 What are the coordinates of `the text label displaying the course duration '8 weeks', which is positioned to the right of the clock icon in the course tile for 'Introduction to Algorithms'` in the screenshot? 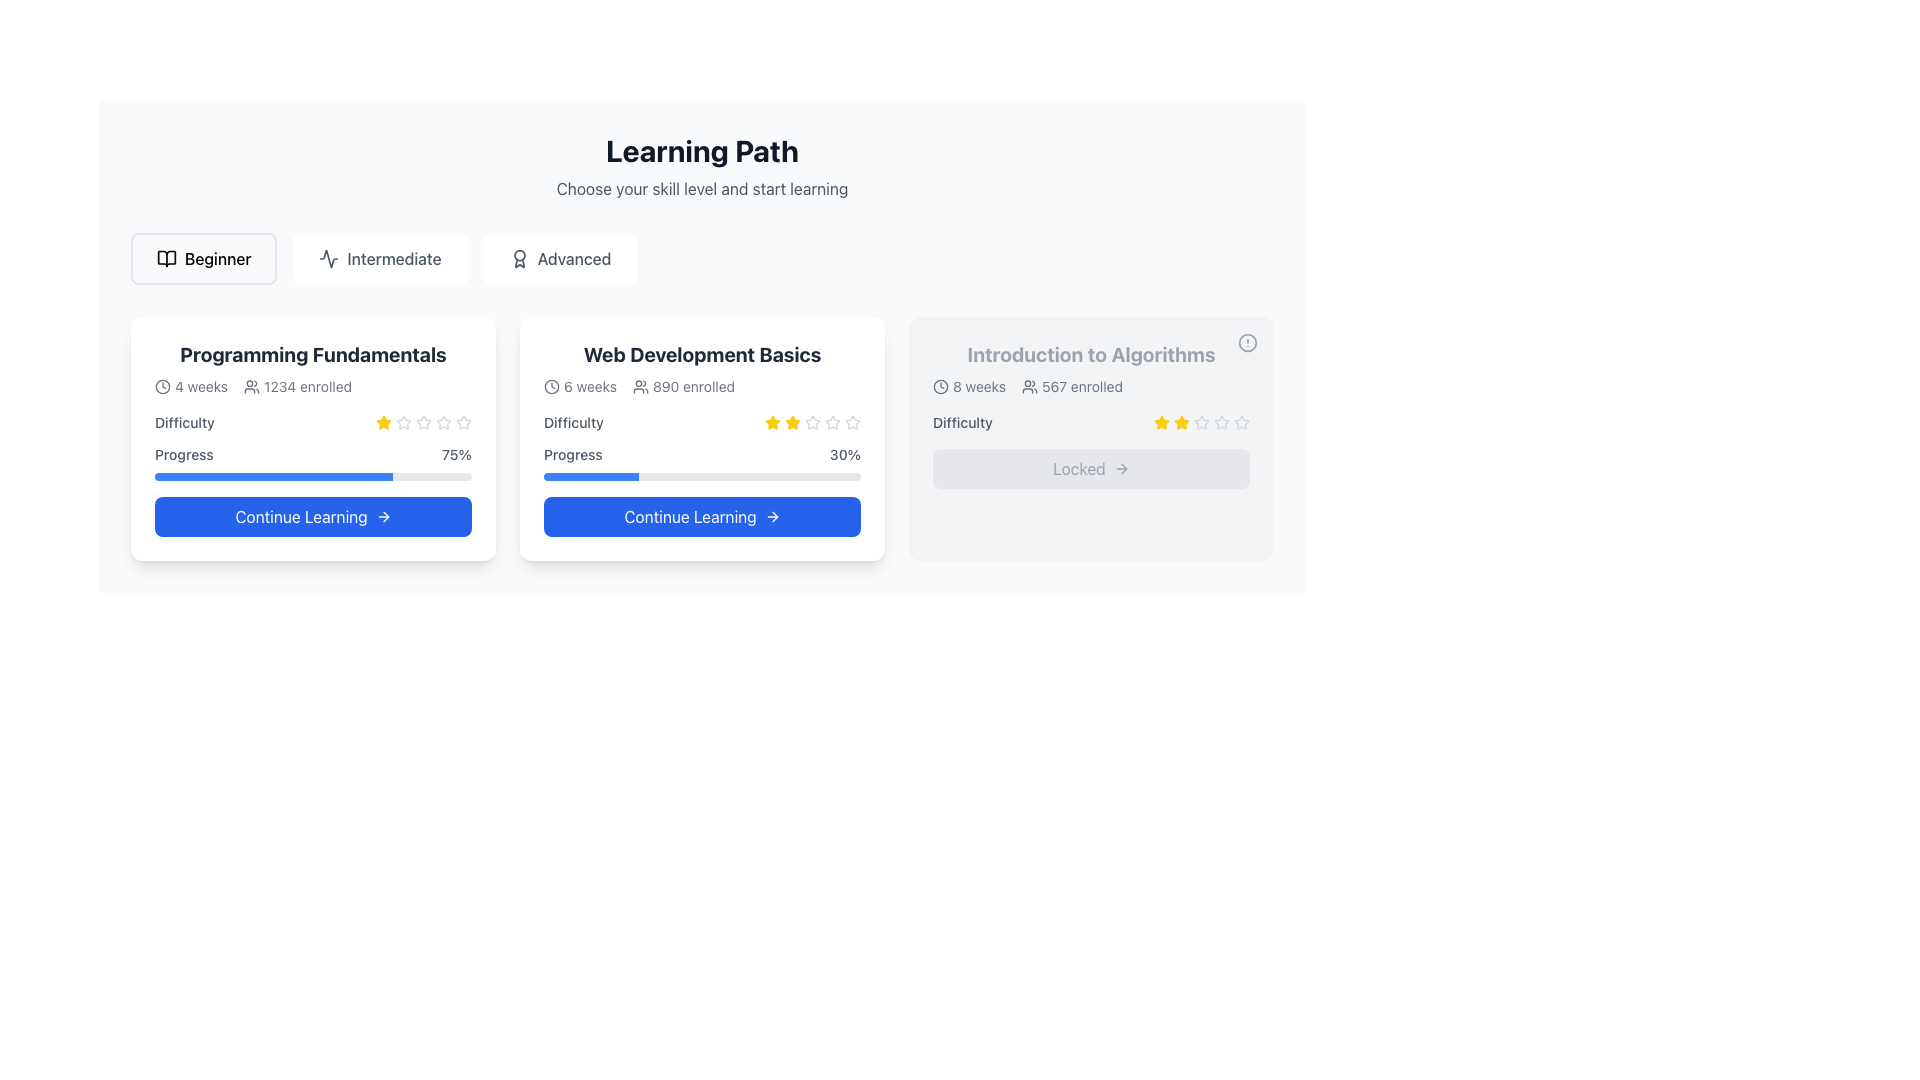 It's located at (979, 386).